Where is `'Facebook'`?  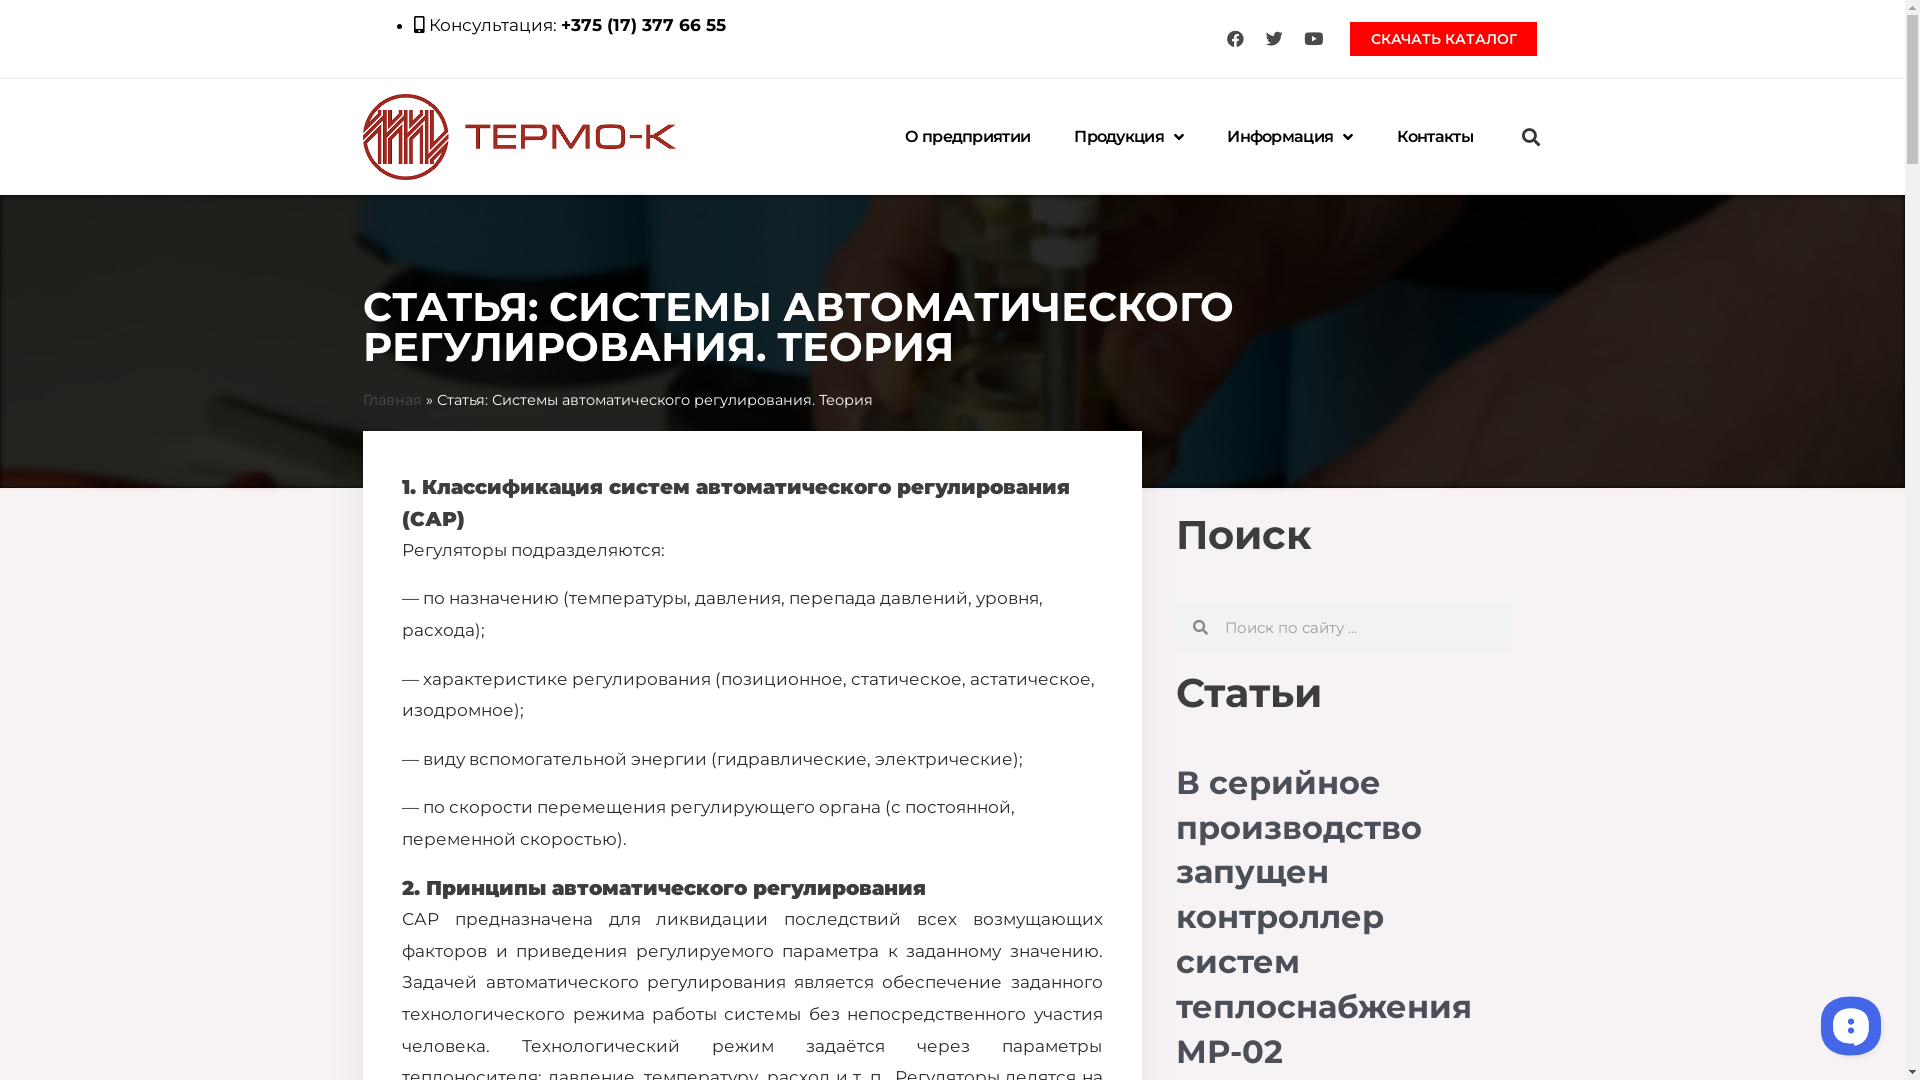 'Facebook' is located at coordinates (1233, 38).